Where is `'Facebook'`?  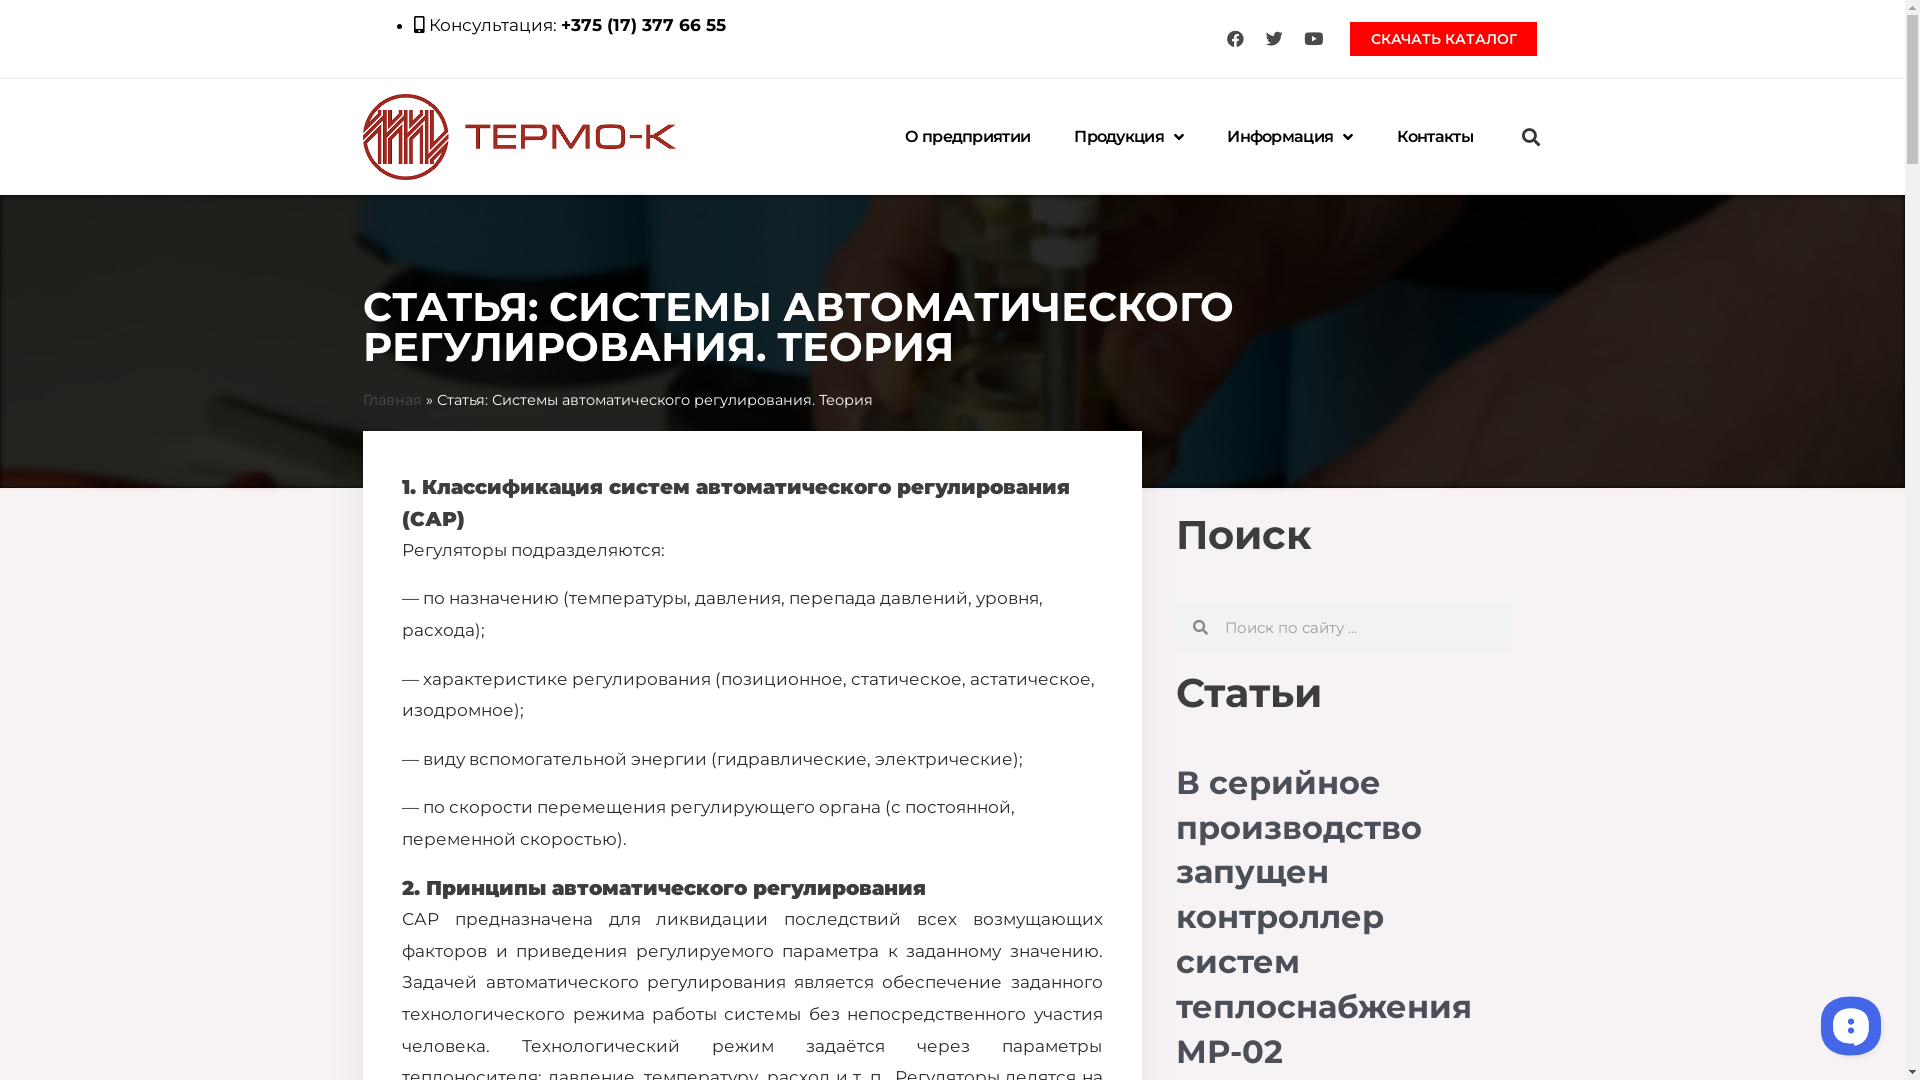 'Facebook' is located at coordinates (1233, 38).